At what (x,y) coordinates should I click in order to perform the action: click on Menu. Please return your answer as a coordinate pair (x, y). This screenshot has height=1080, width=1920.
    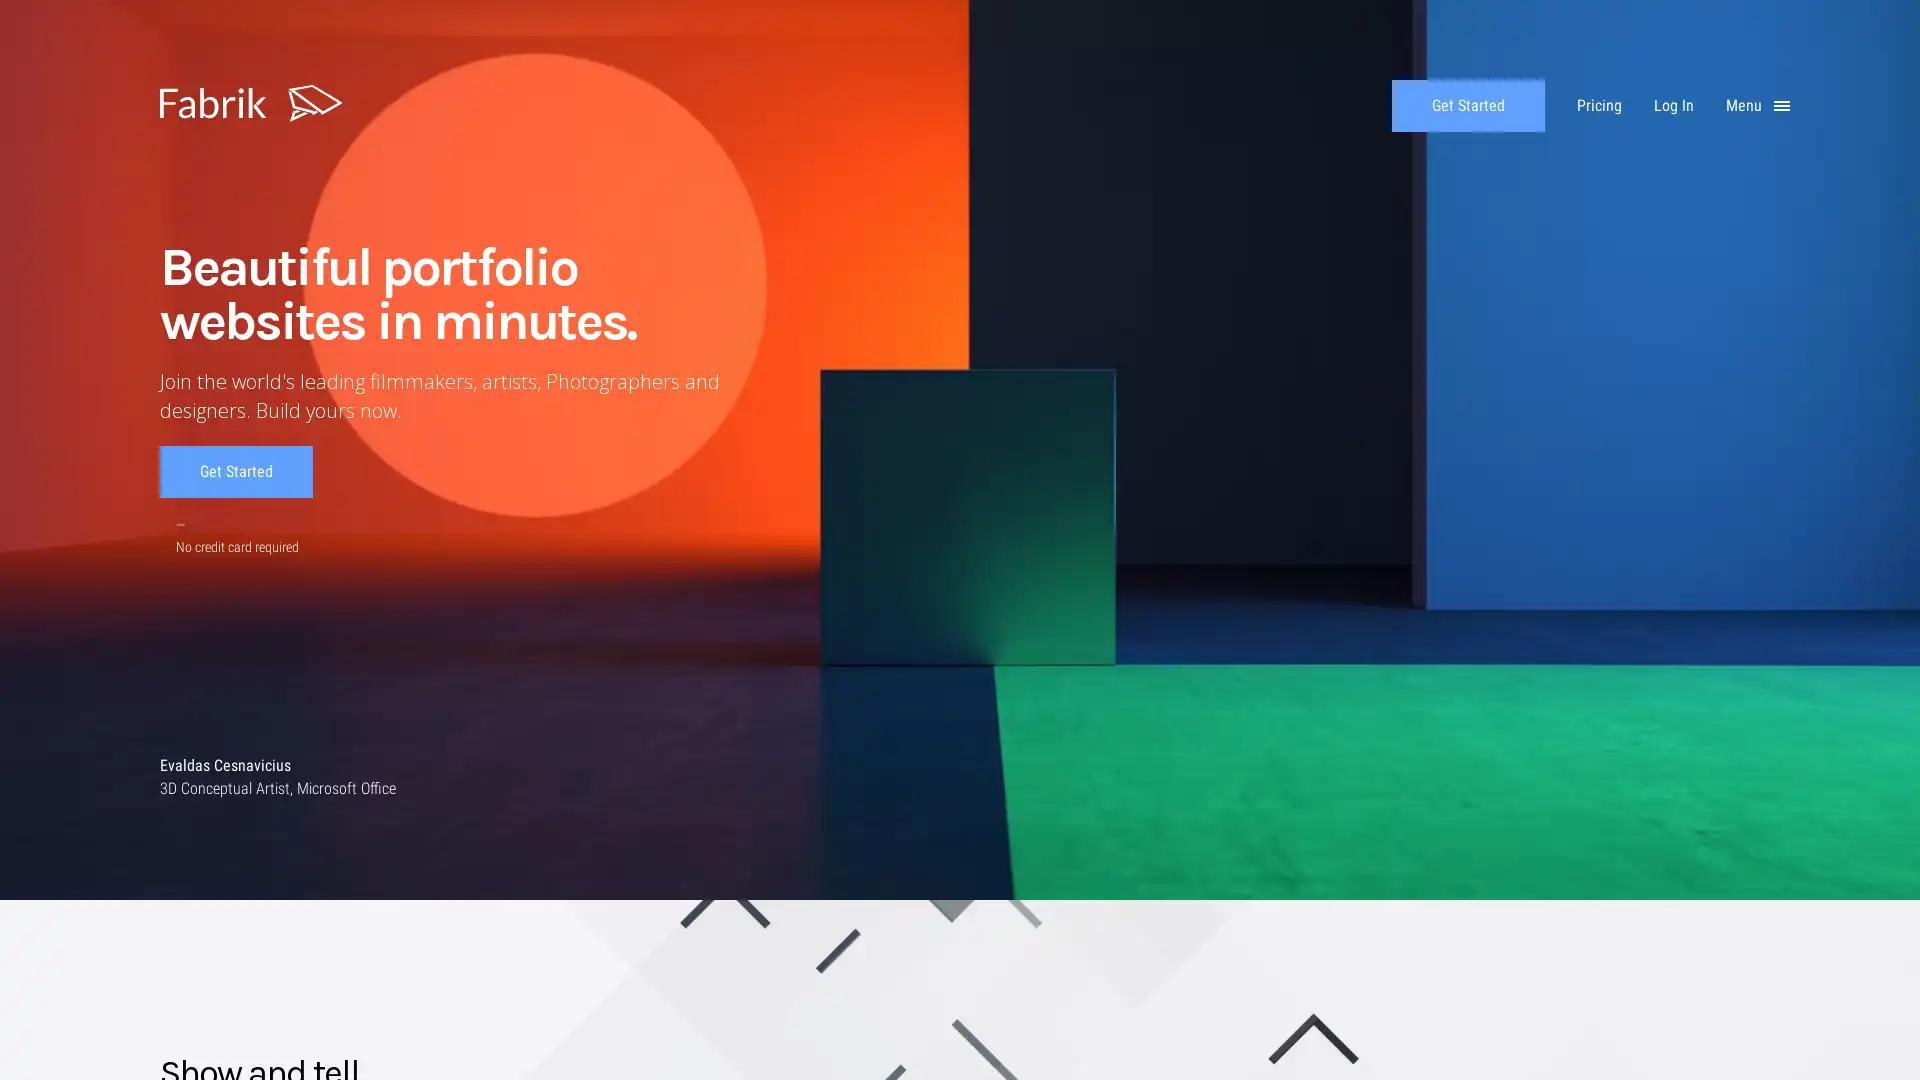
    Looking at the image, I should click on (1745, 105).